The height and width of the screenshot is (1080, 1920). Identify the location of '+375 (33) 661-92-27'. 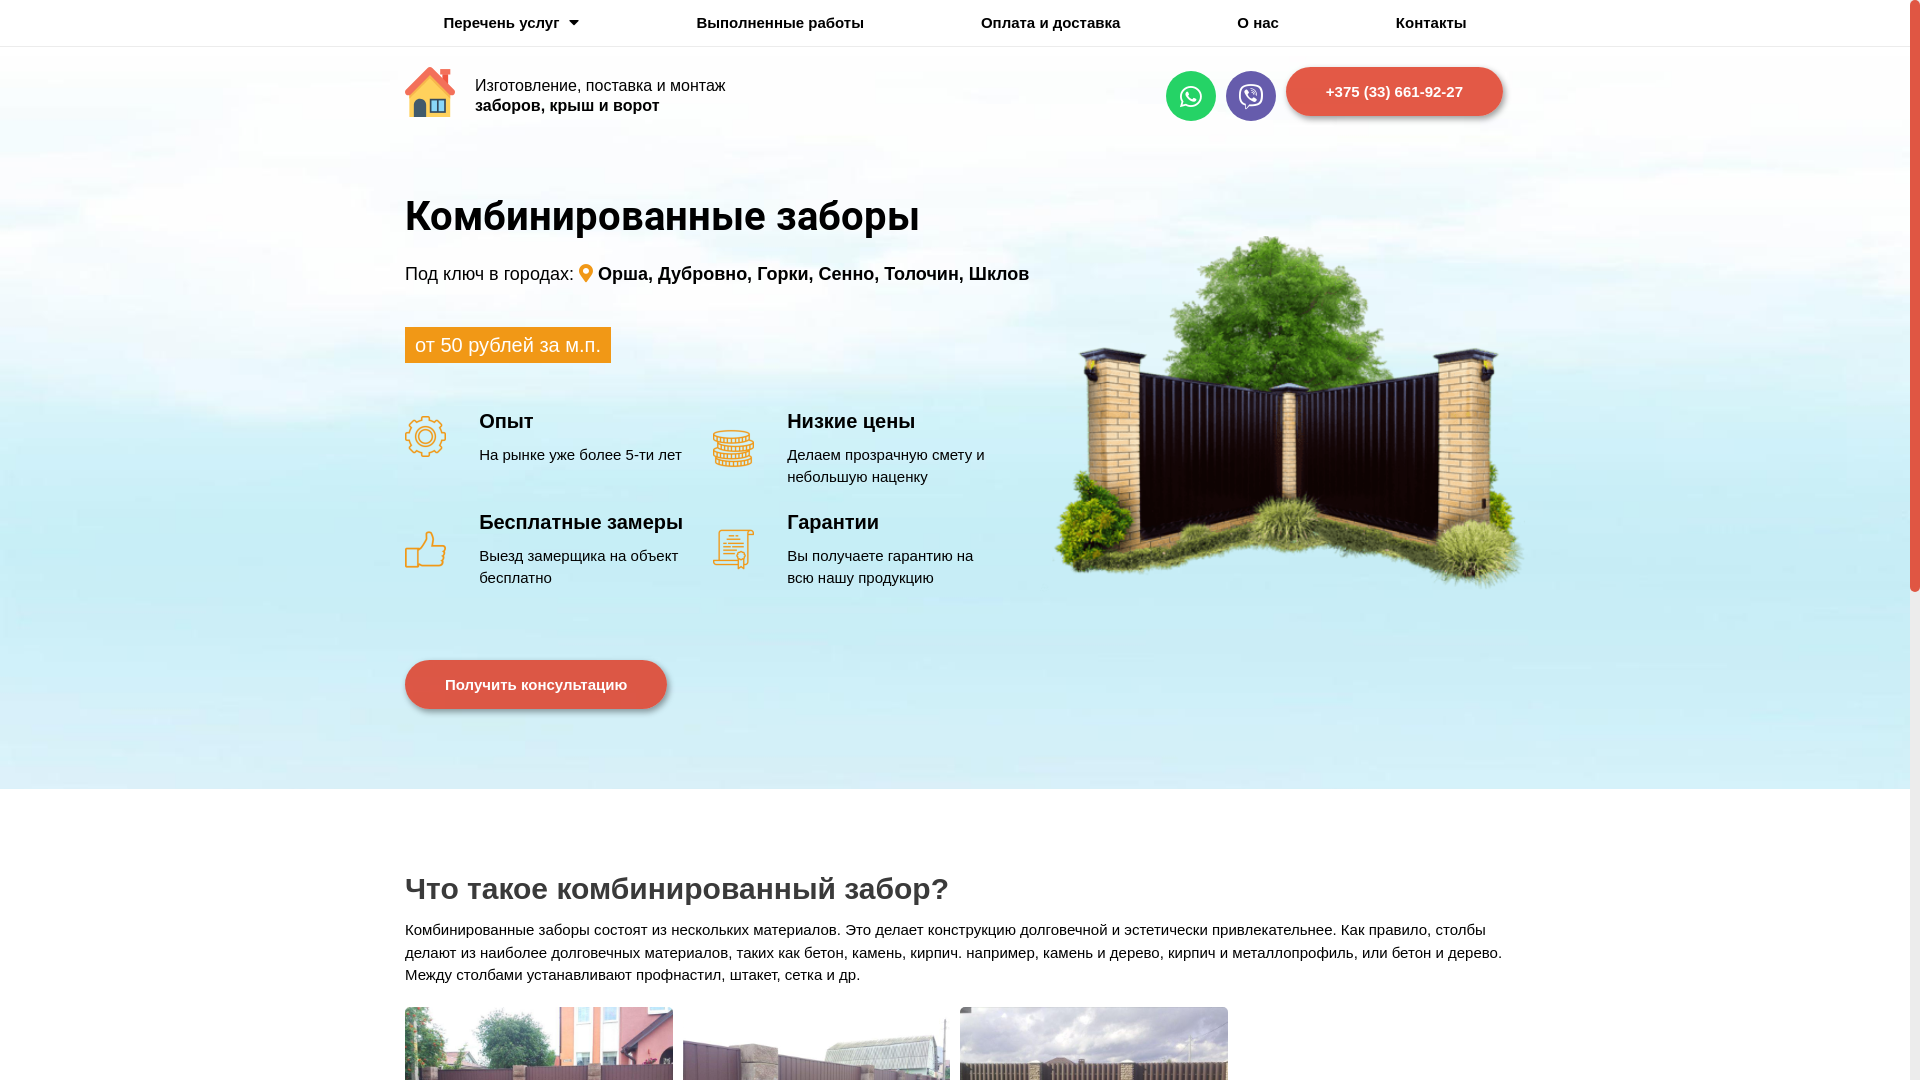
(1393, 92).